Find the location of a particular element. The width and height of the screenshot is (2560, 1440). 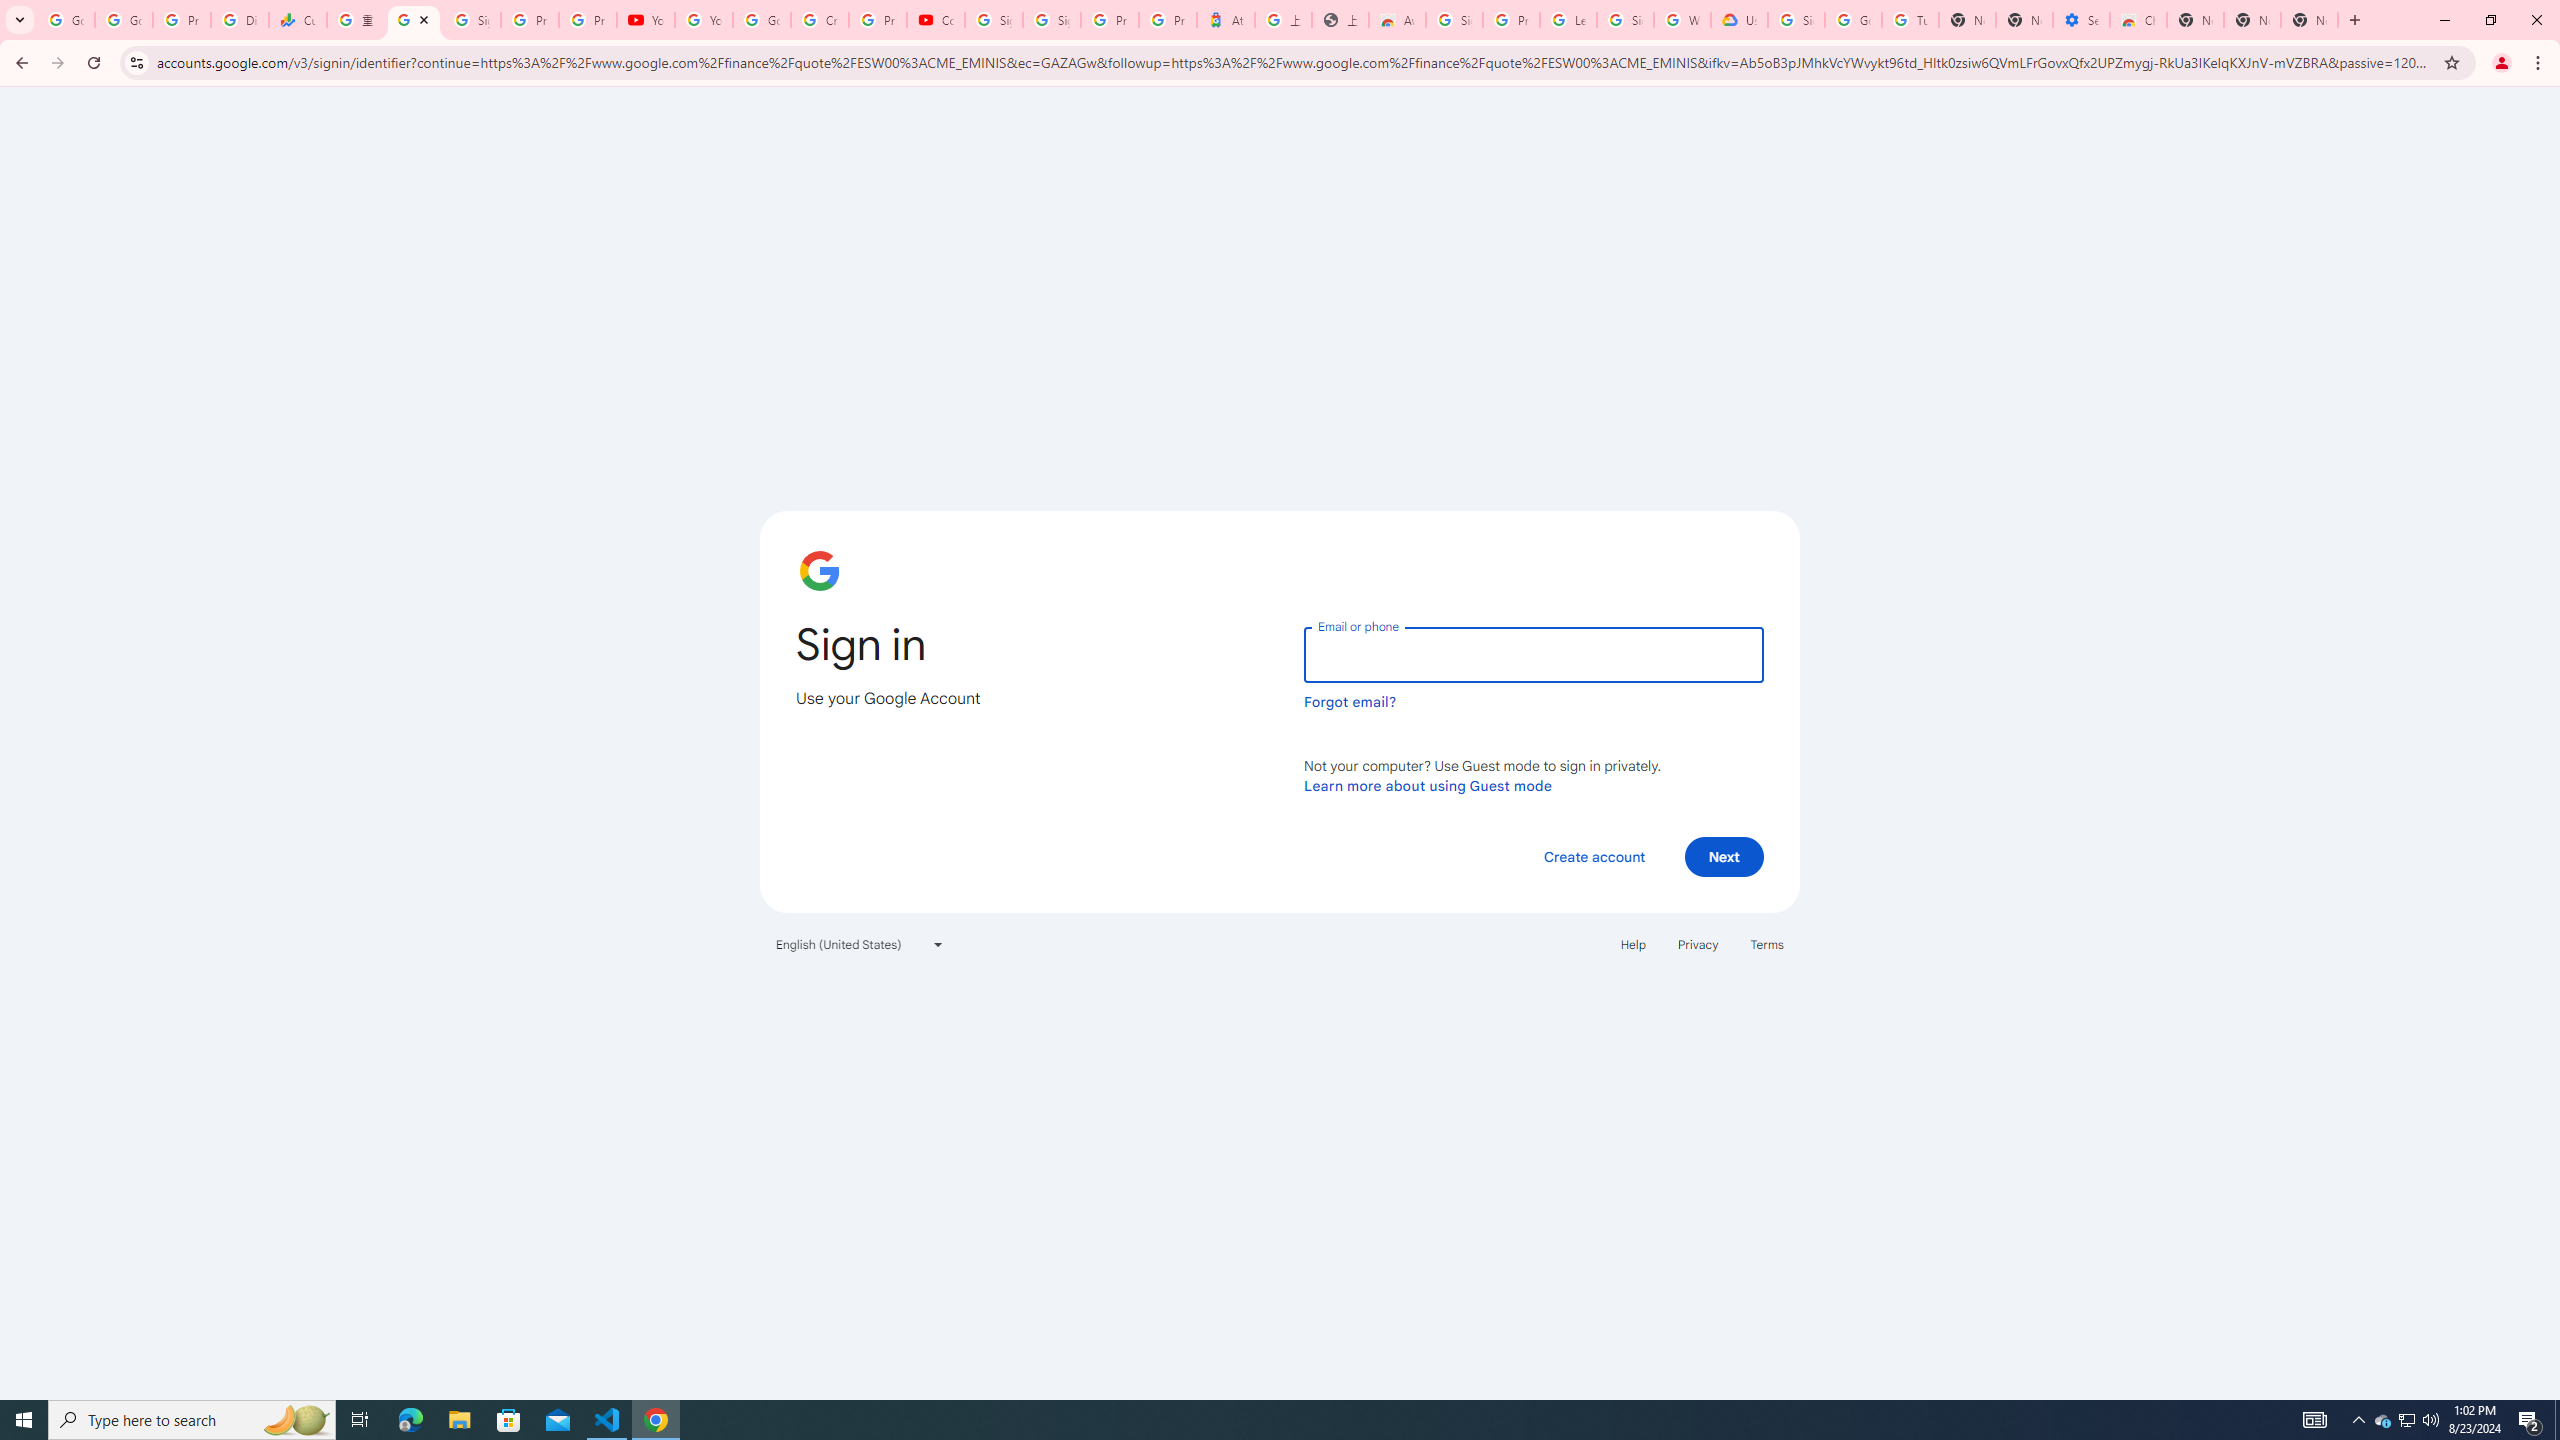

'English (United States)' is located at coordinates (860, 942).